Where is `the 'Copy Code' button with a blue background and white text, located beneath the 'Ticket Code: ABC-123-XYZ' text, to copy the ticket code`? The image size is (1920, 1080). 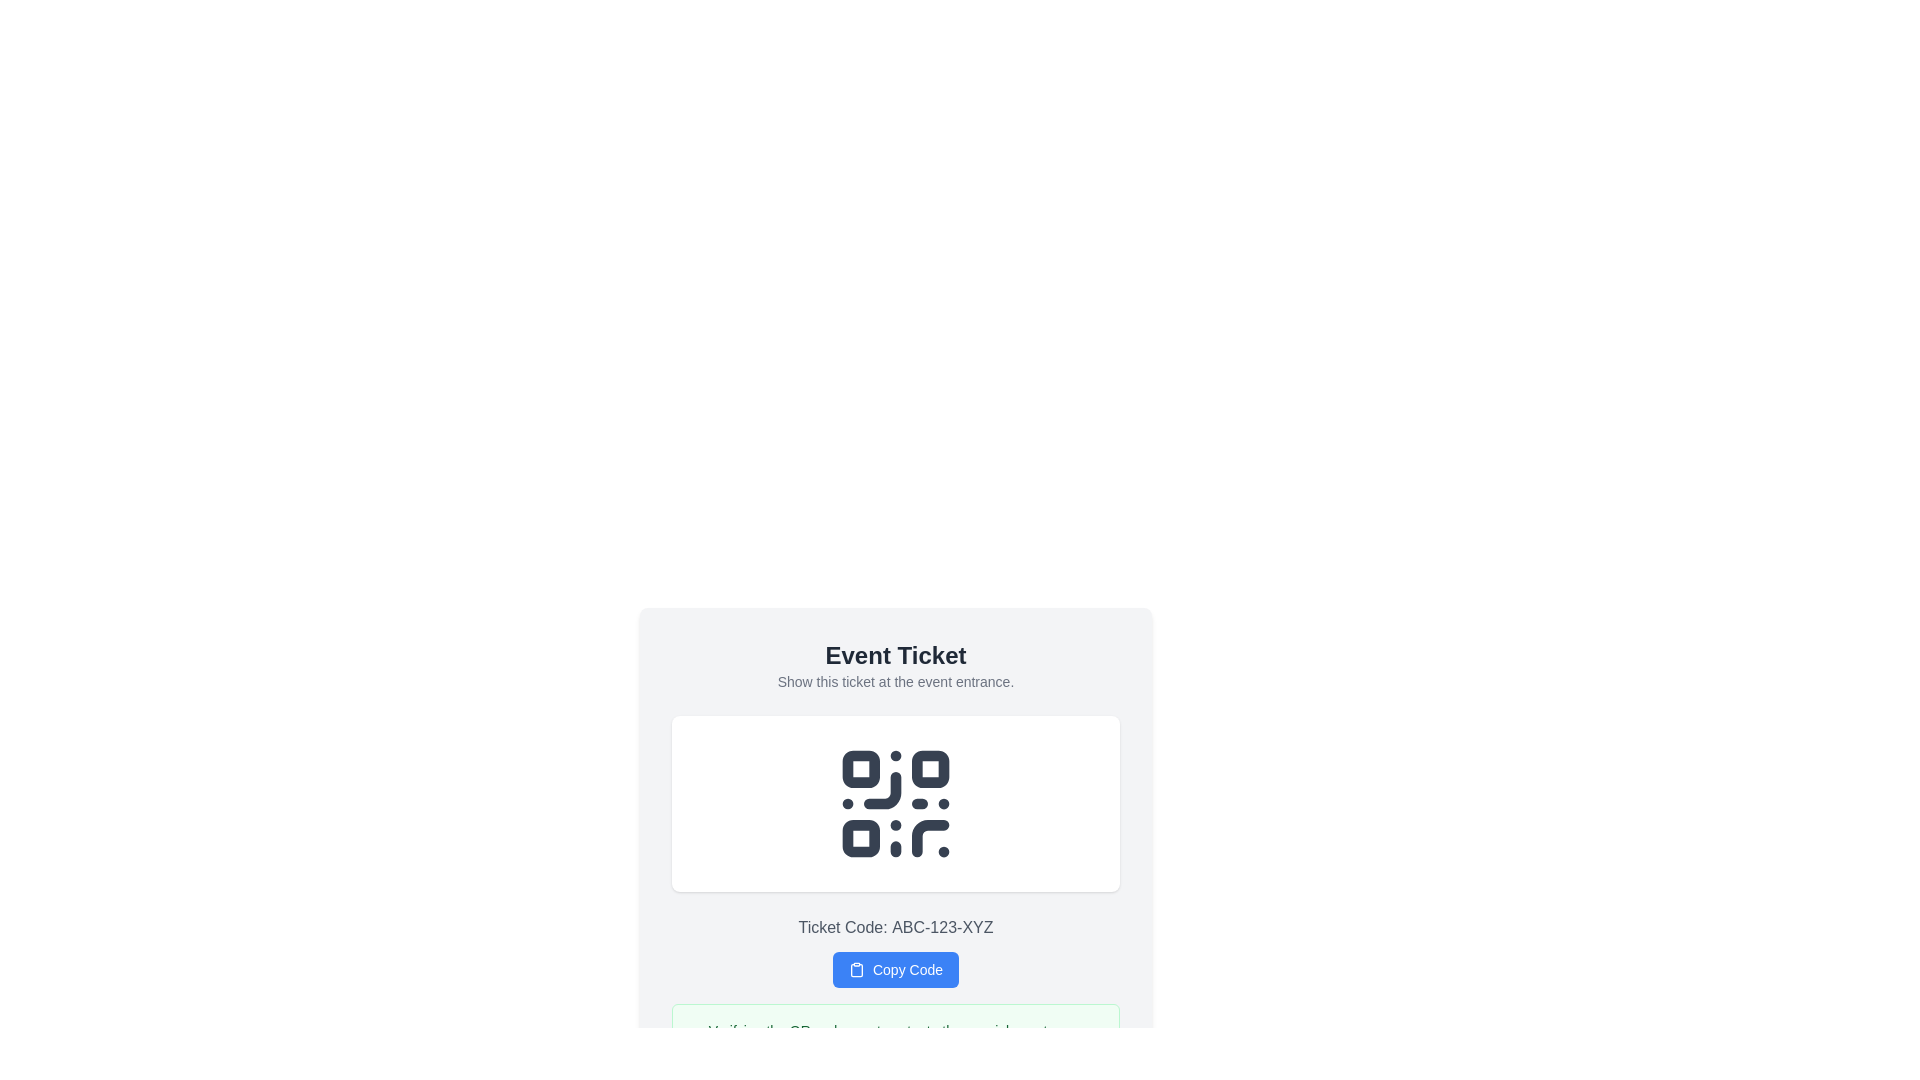
the 'Copy Code' button with a blue background and white text, located beneath the 'Ticket Code: ABC-123-XYZ' text, to copy the ticket code is located at coordinates (895, 968).